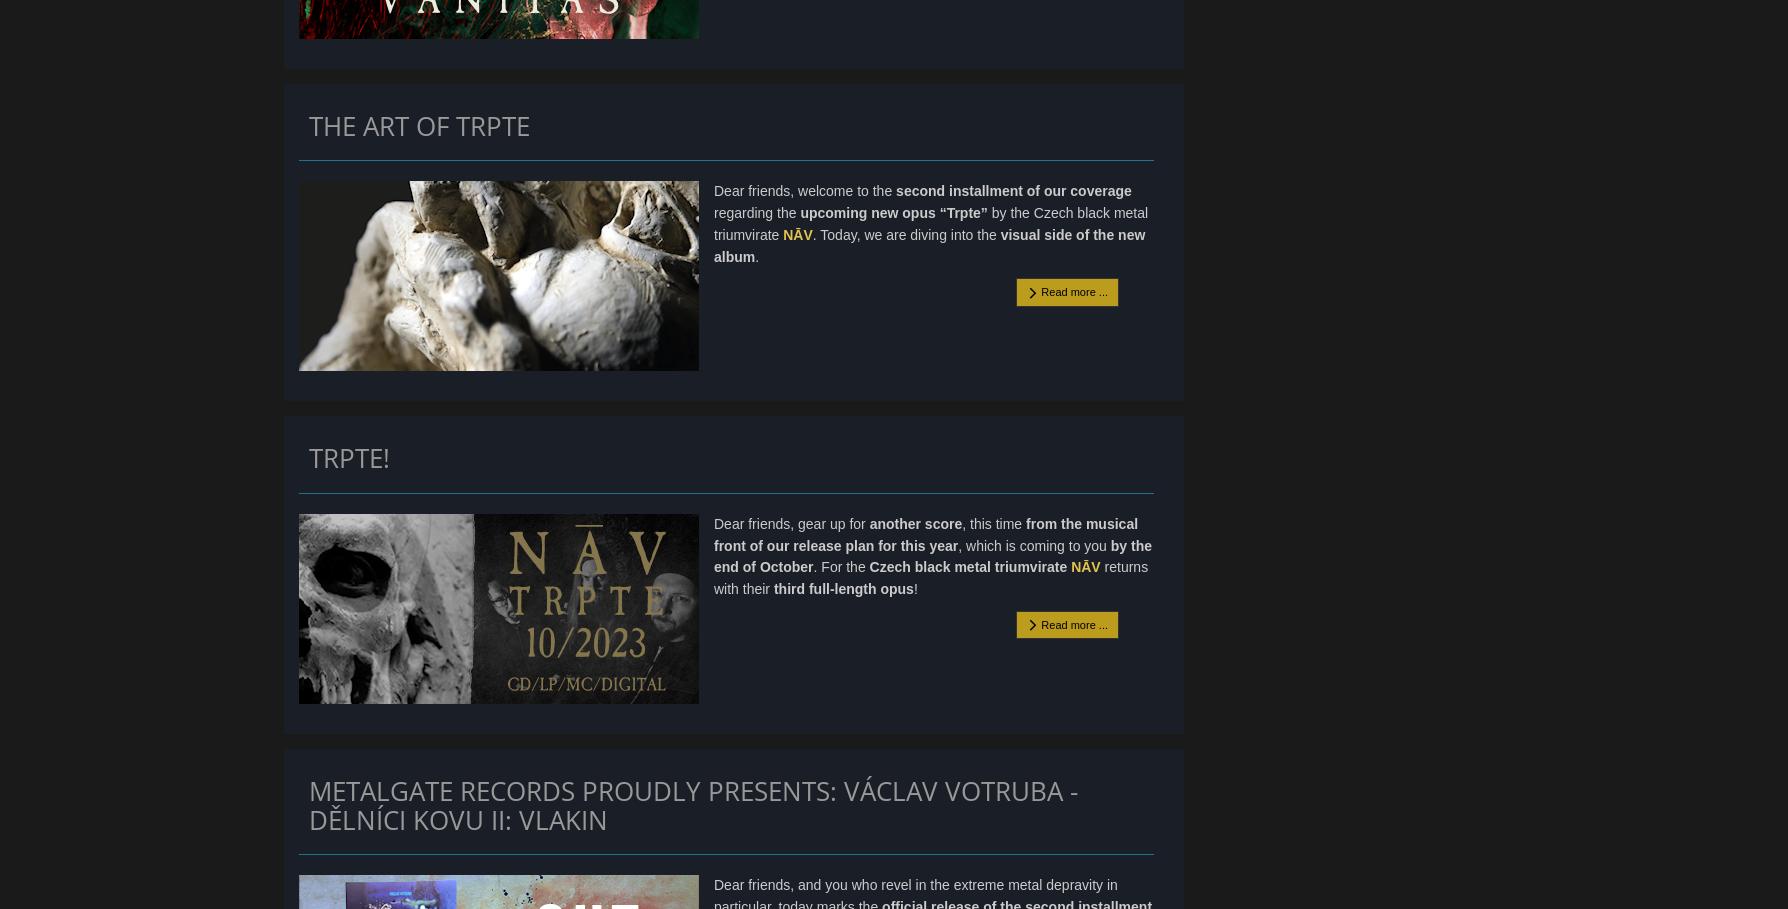 The image size is (1788, 909). What do you see at coordinates (840, 566) in the screenshot?
I see `'. For the'` at bounding box center [840, 566].